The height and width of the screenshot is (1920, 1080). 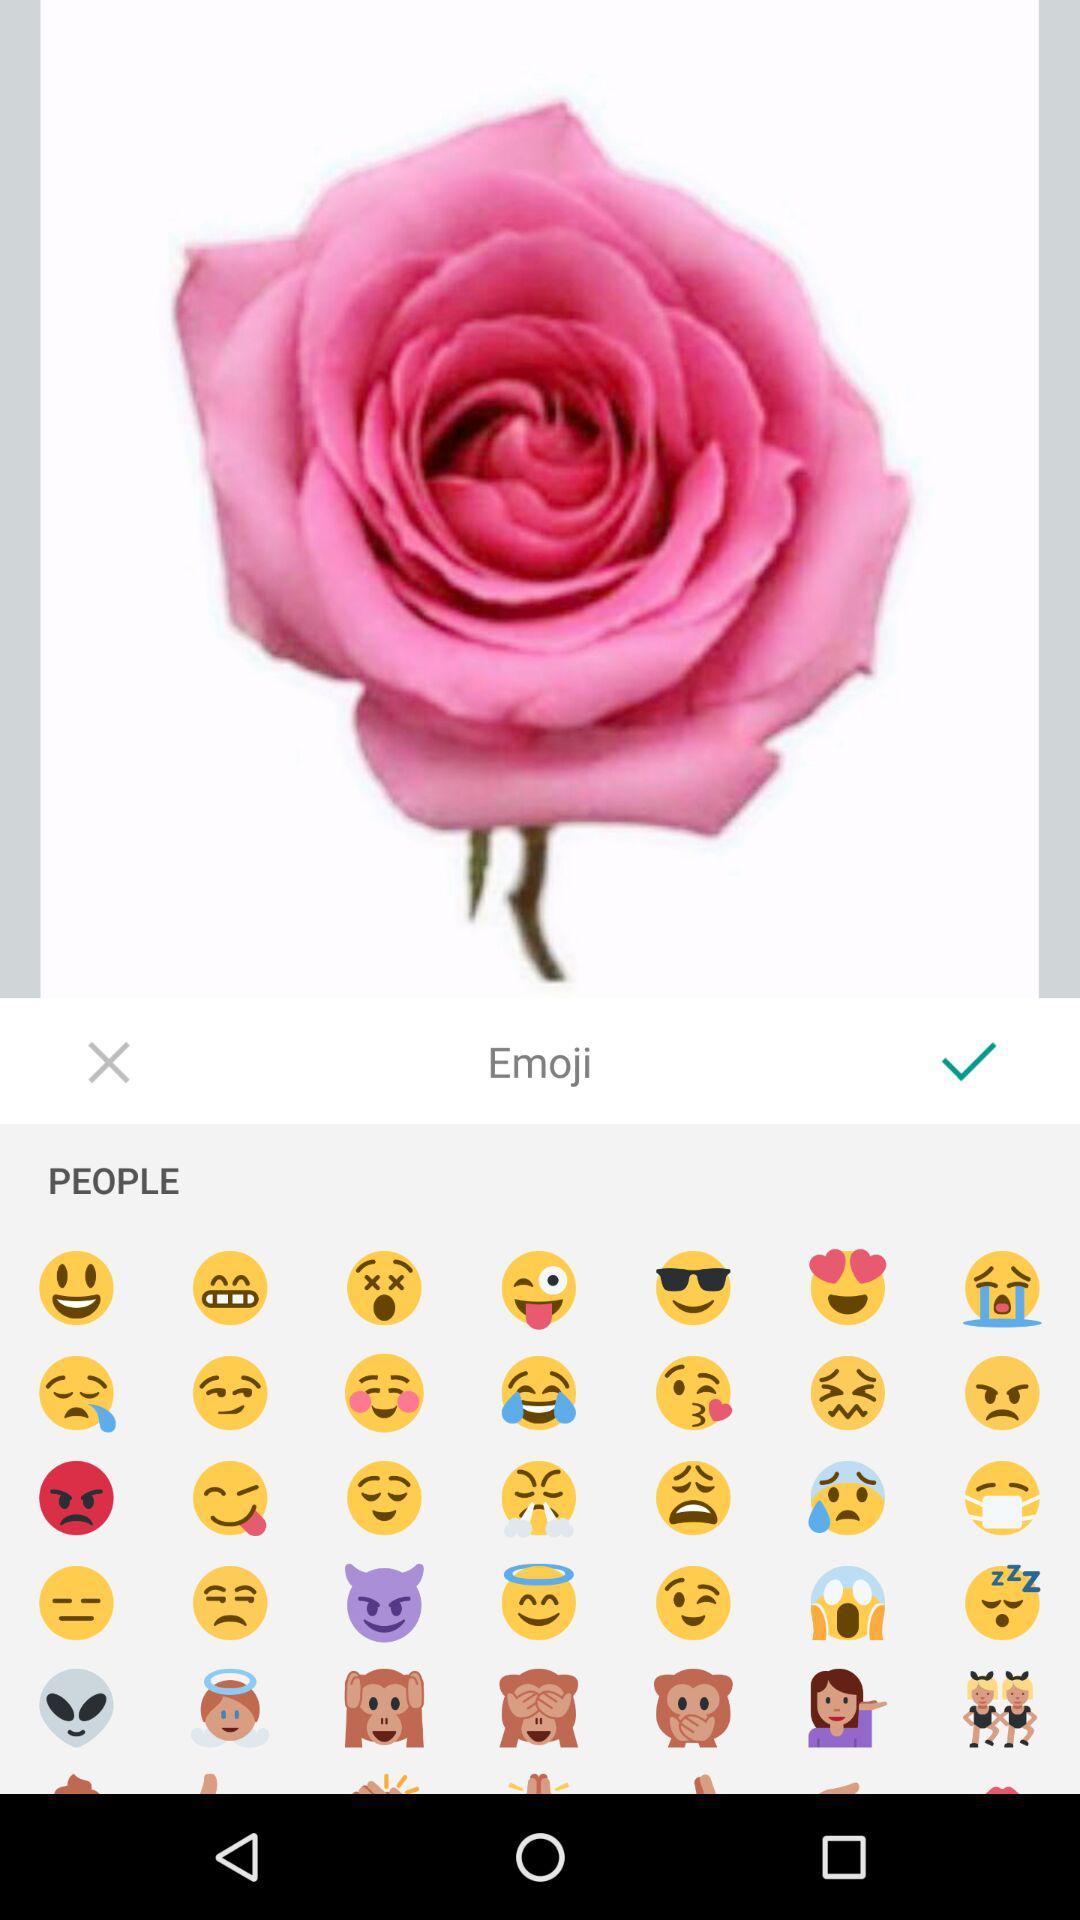 What do you see at coordinates (384, 1707) in the screenshot?
I see `send emoji` at bounding box center [384, 1707].